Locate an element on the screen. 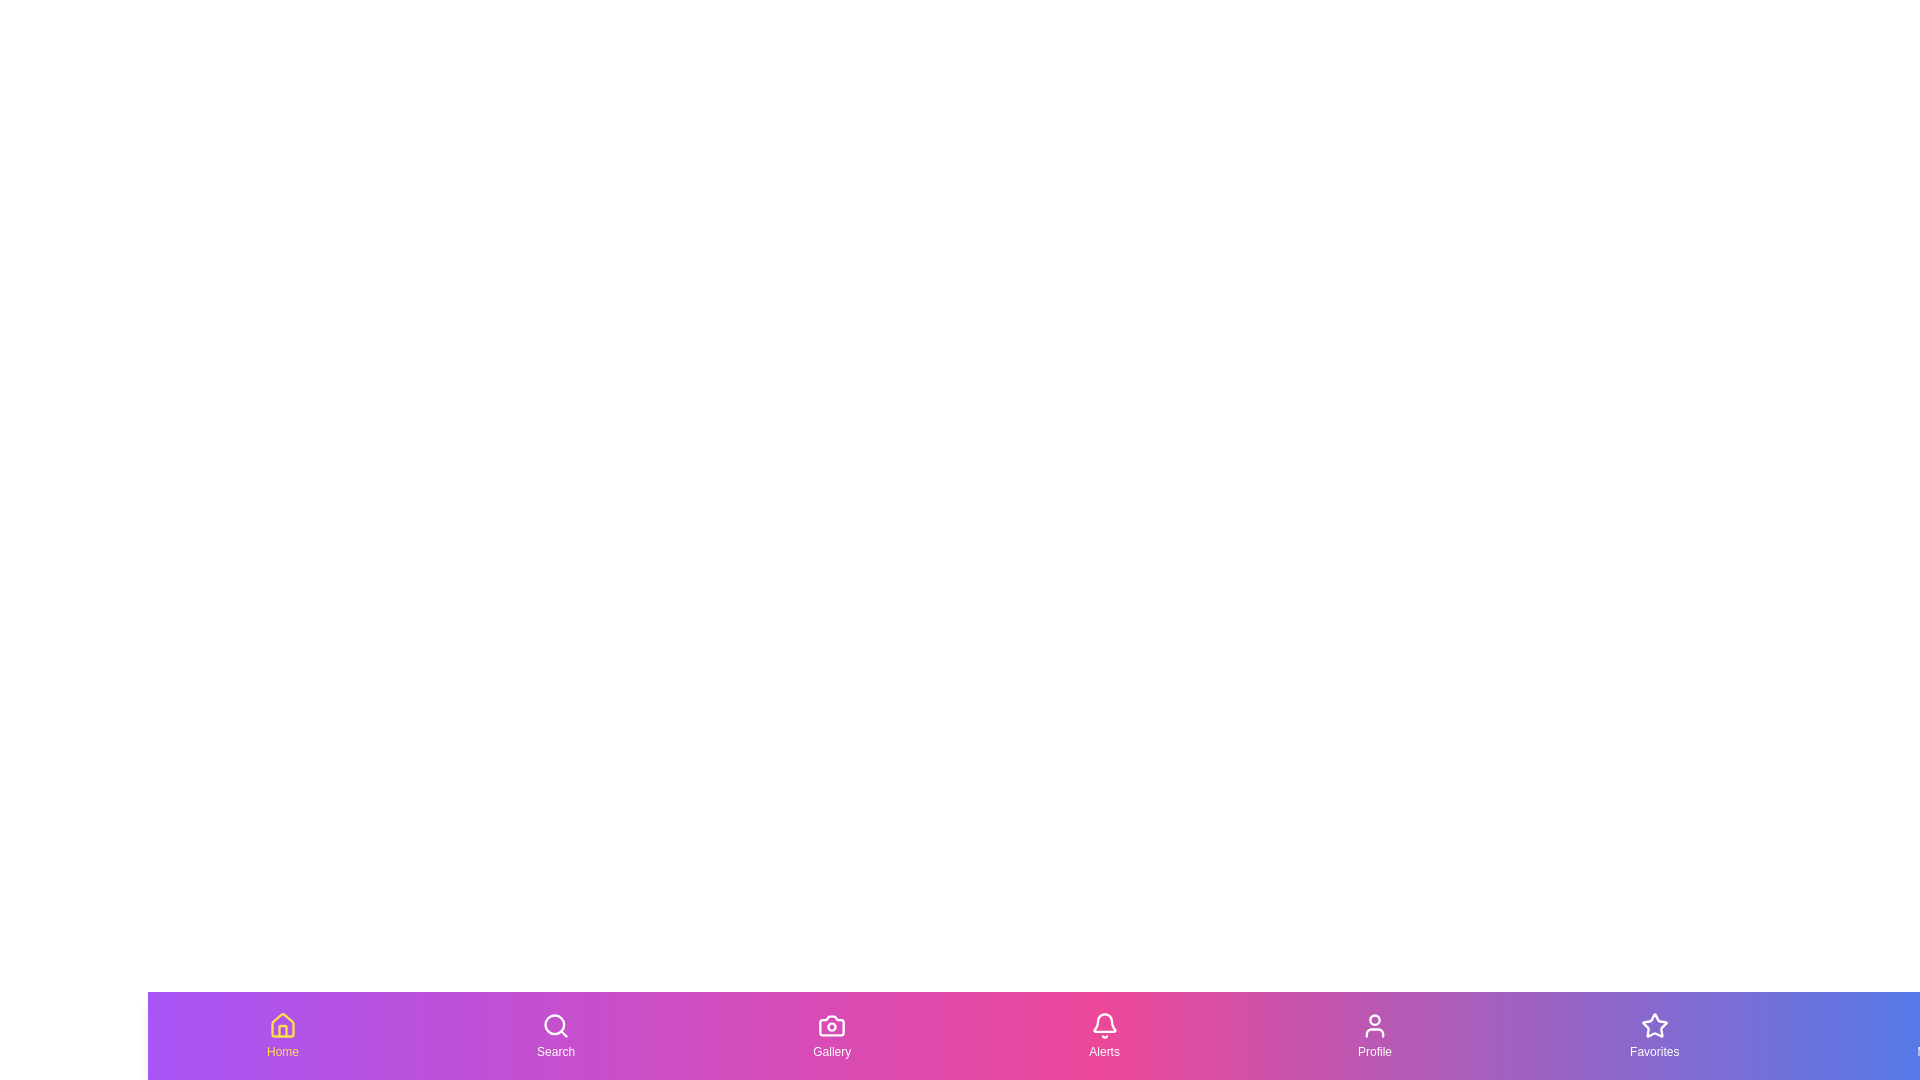 Image resolution: width=1920 pixels, height=1080 pixels. the button labeled Favorites to observe the hover effect is located at coordinates (1654, 1035).